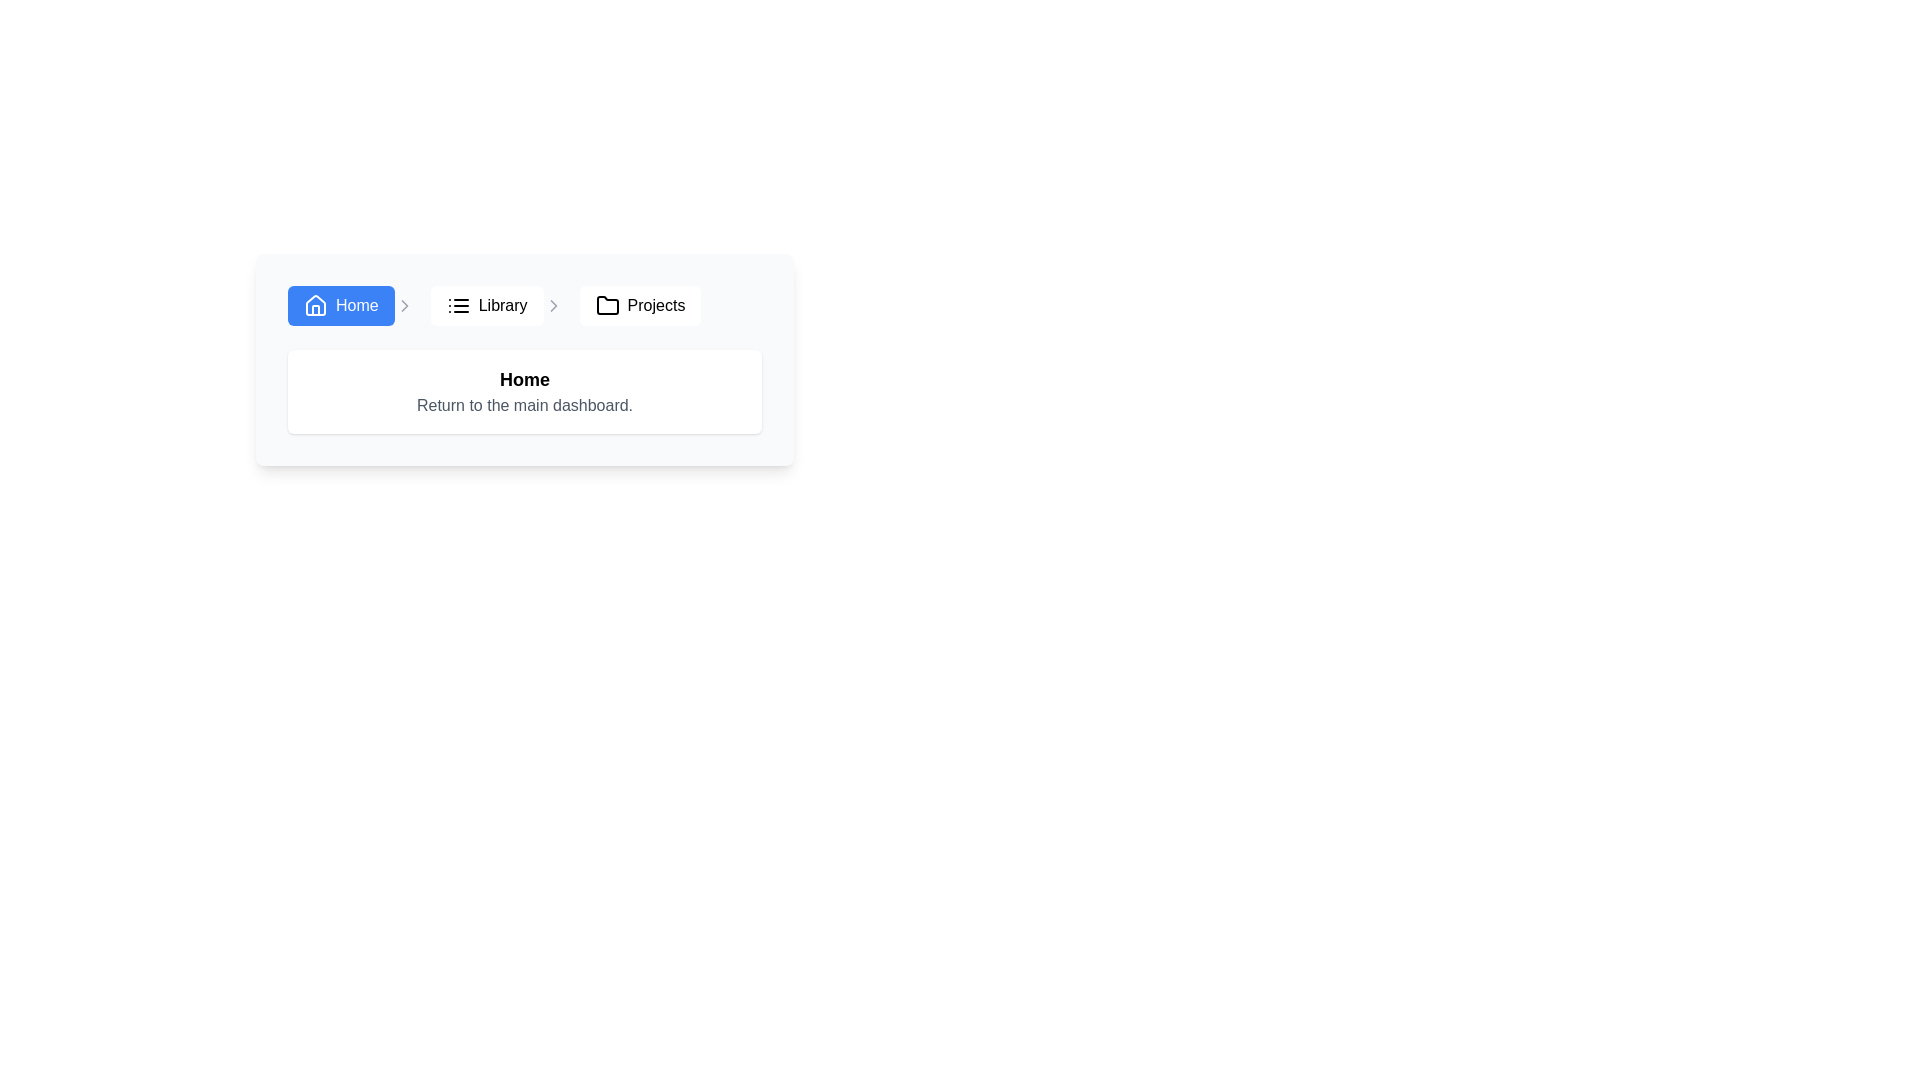  Describe the element at coordinates (403, 305) in the screenshot. I see `the small gray chevron icon pointing to the right, which is located next to the 'Home' button in the breadcrumb navigation bar` at that location.